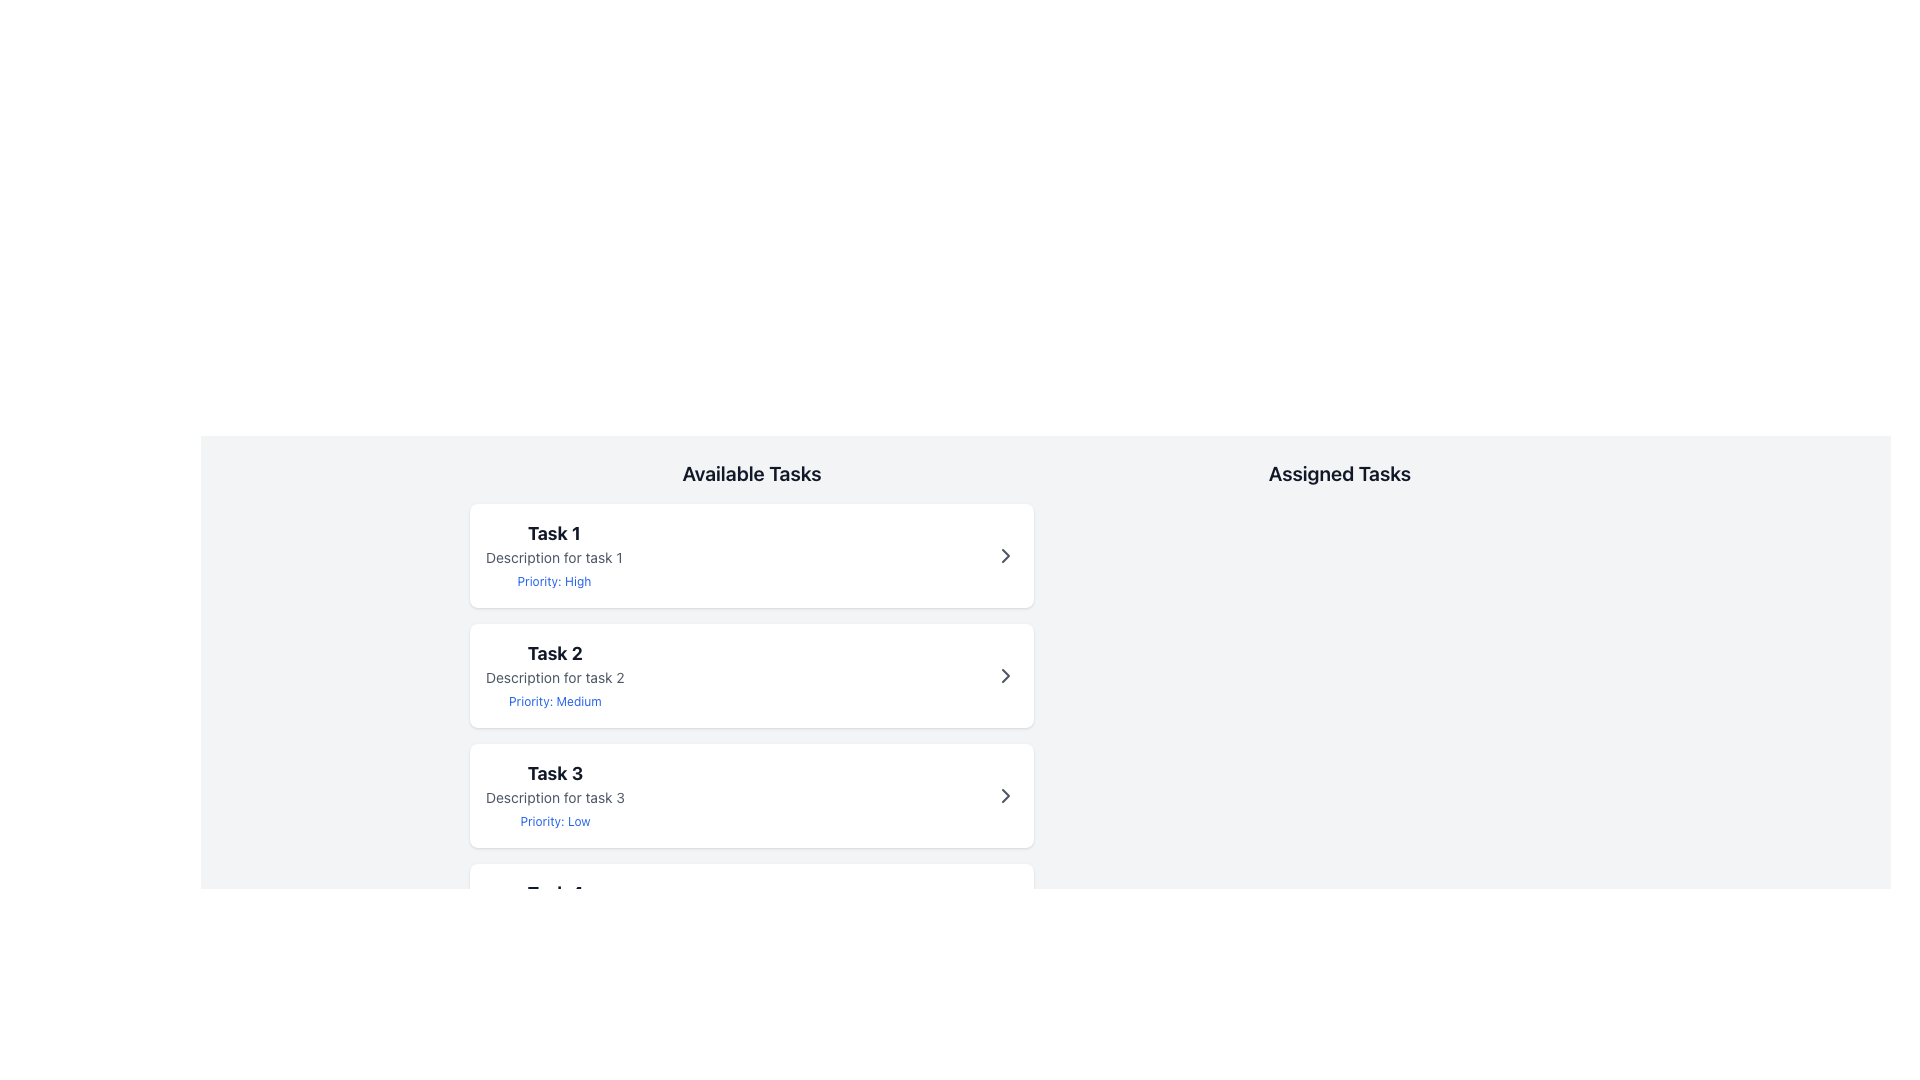  I want to click on the right-pointing chevron icon located at the rightmost end of the 'Task 2' card in the 'Available Tasks' list, so click(1006, 675).